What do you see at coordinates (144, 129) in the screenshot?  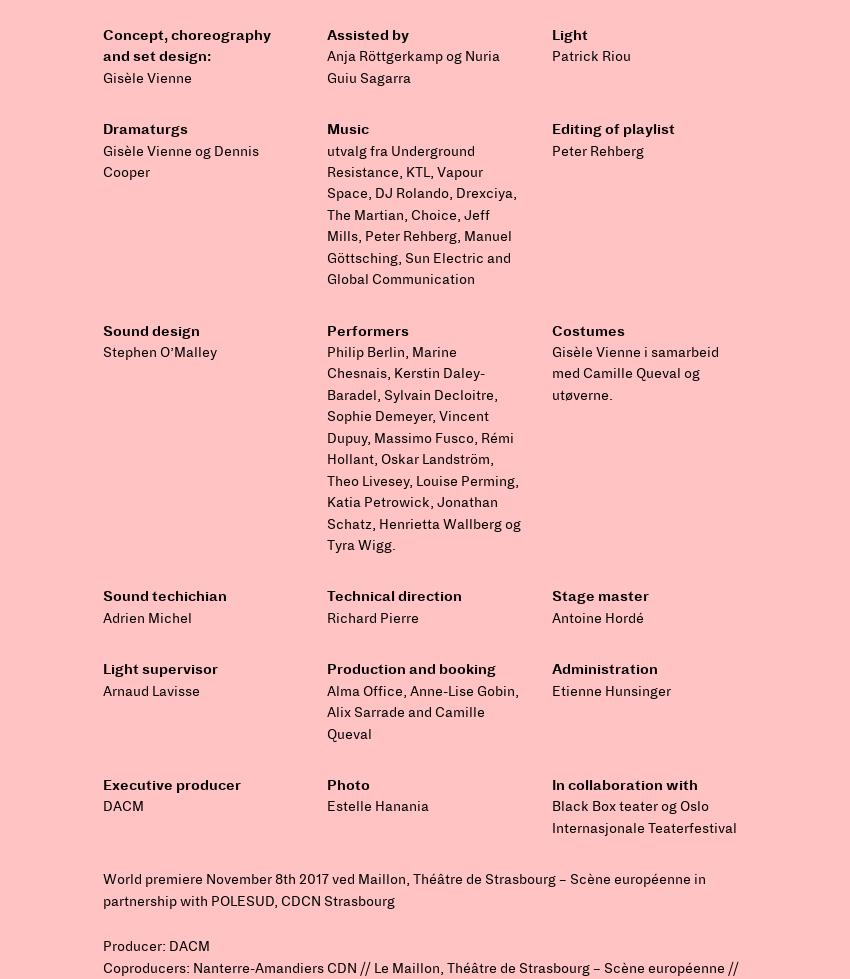 I see `'Dramaturgs'` at bounding box center [144, 129].